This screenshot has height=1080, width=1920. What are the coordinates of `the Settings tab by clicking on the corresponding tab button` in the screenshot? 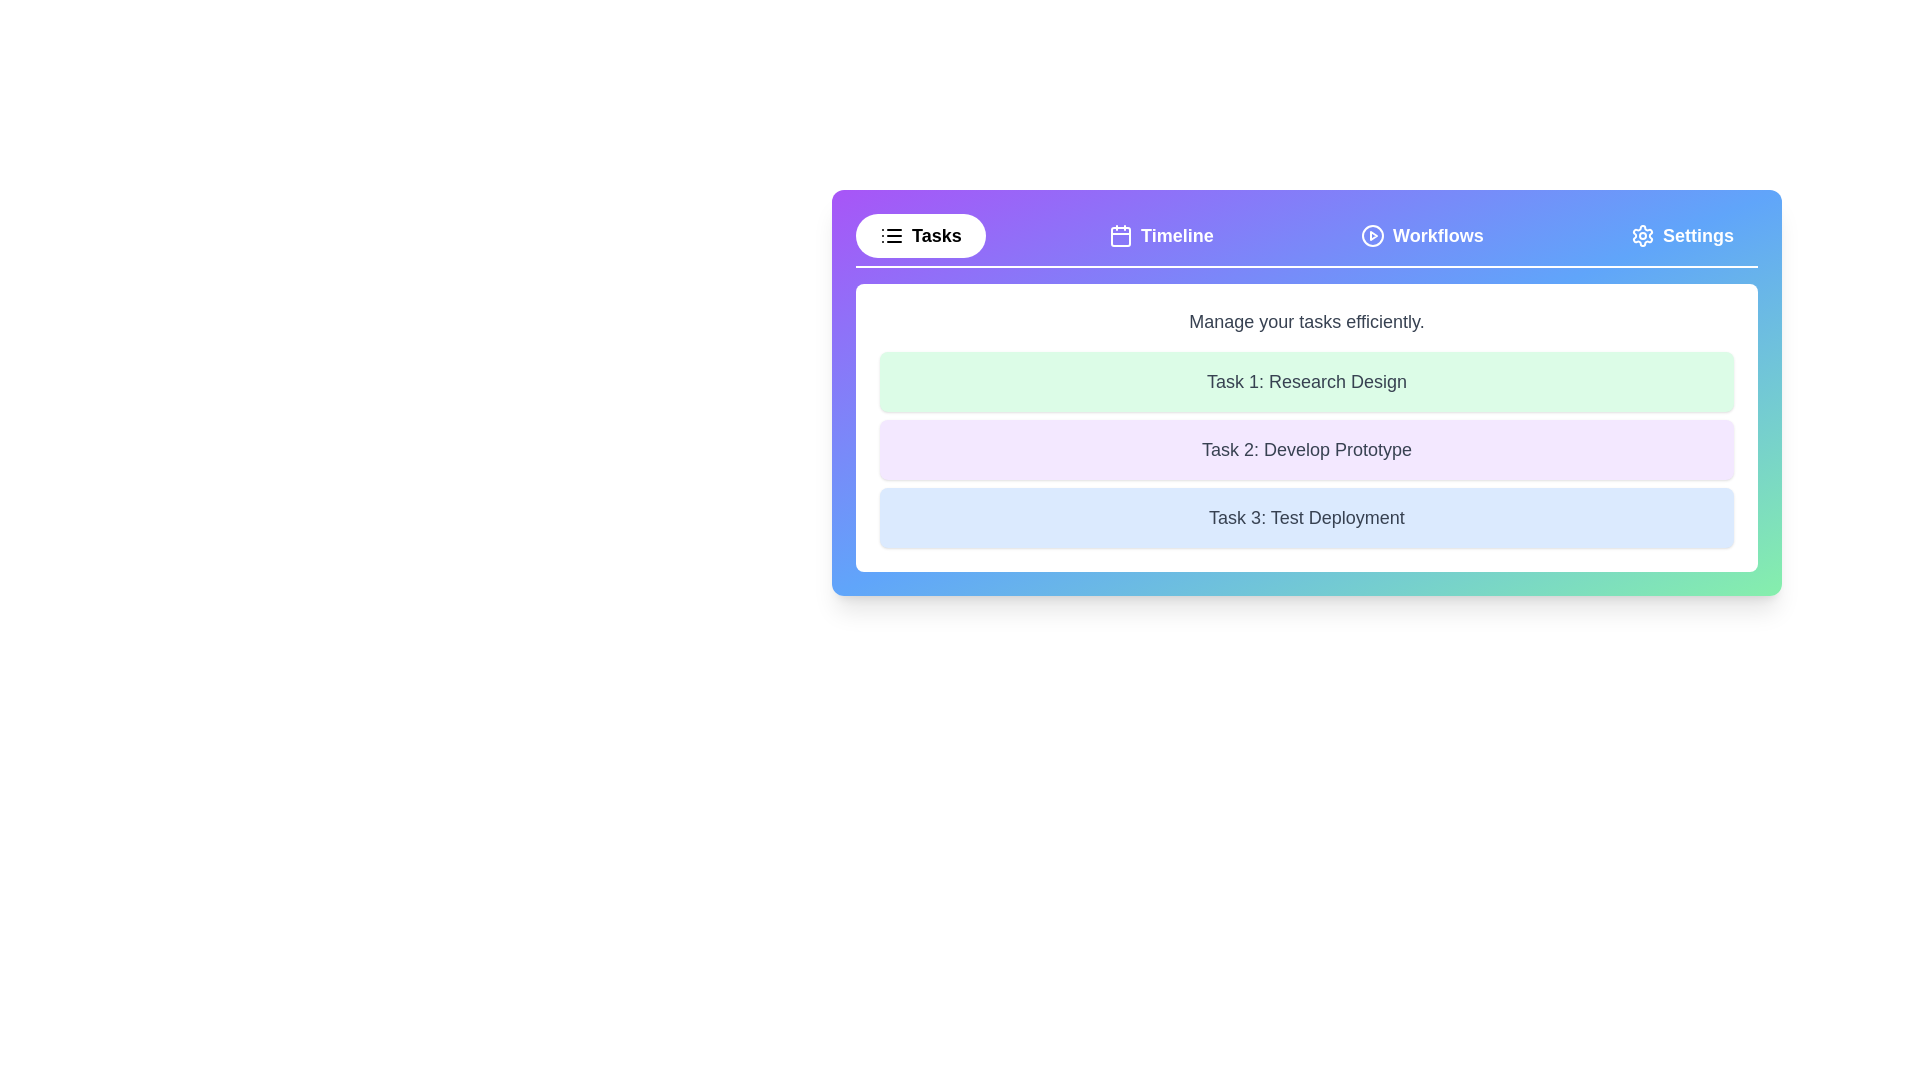 It's located at (1681, 234).